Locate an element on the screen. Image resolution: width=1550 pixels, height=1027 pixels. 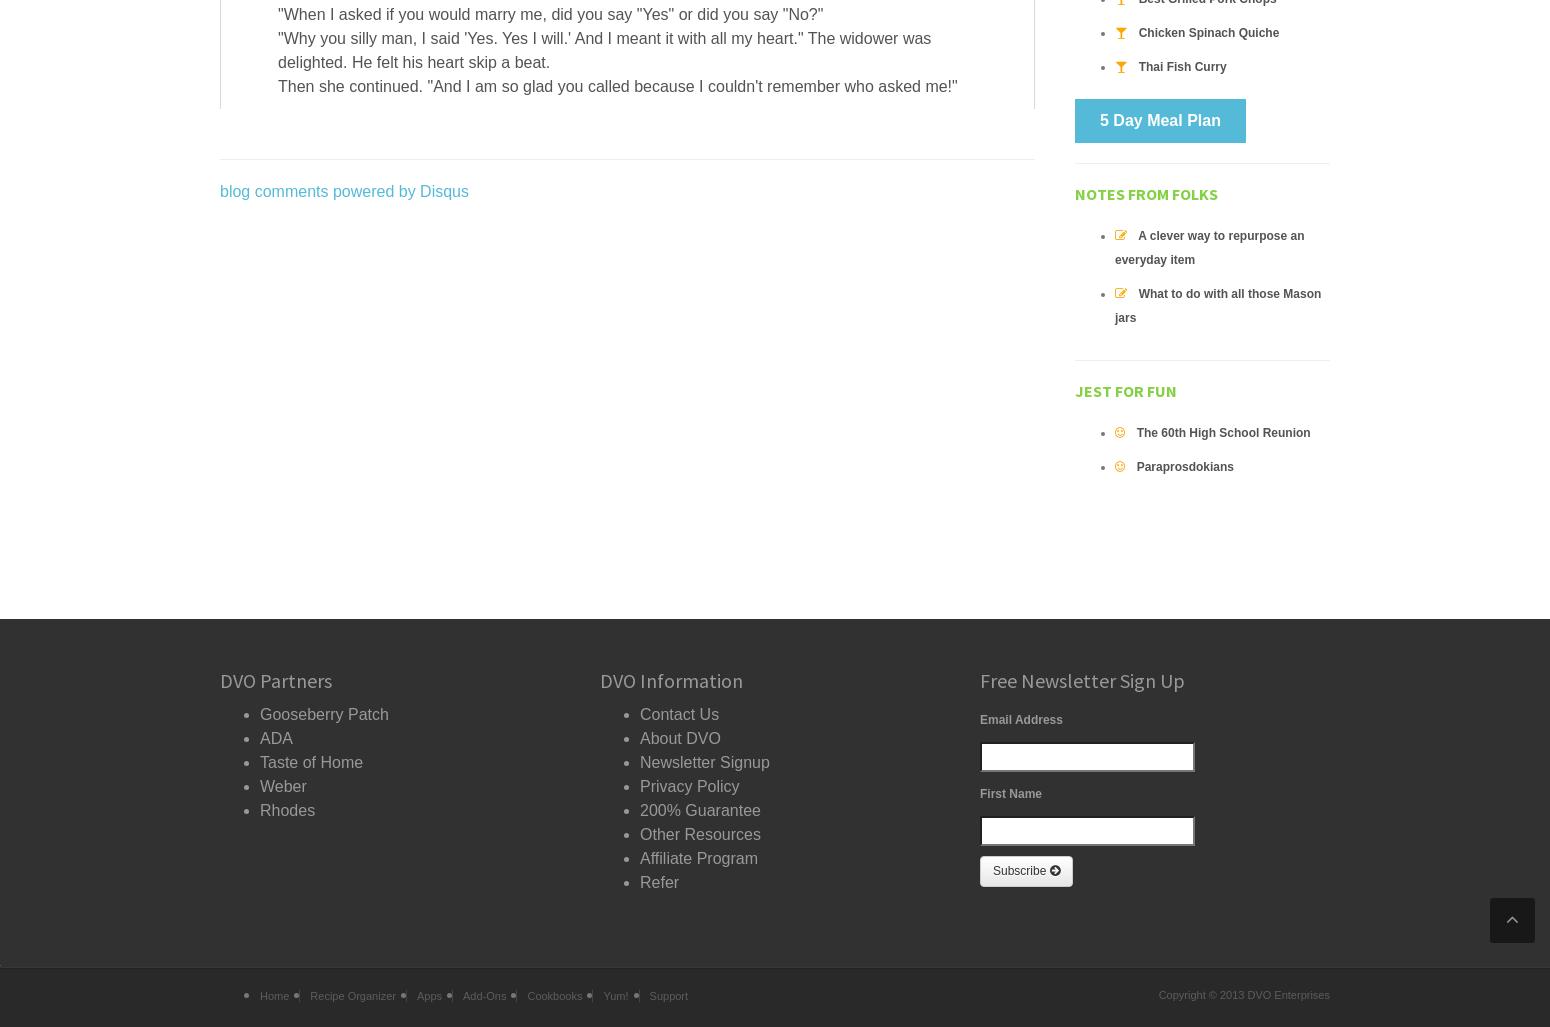
'Email Address' is located at coordinates (979, 720).